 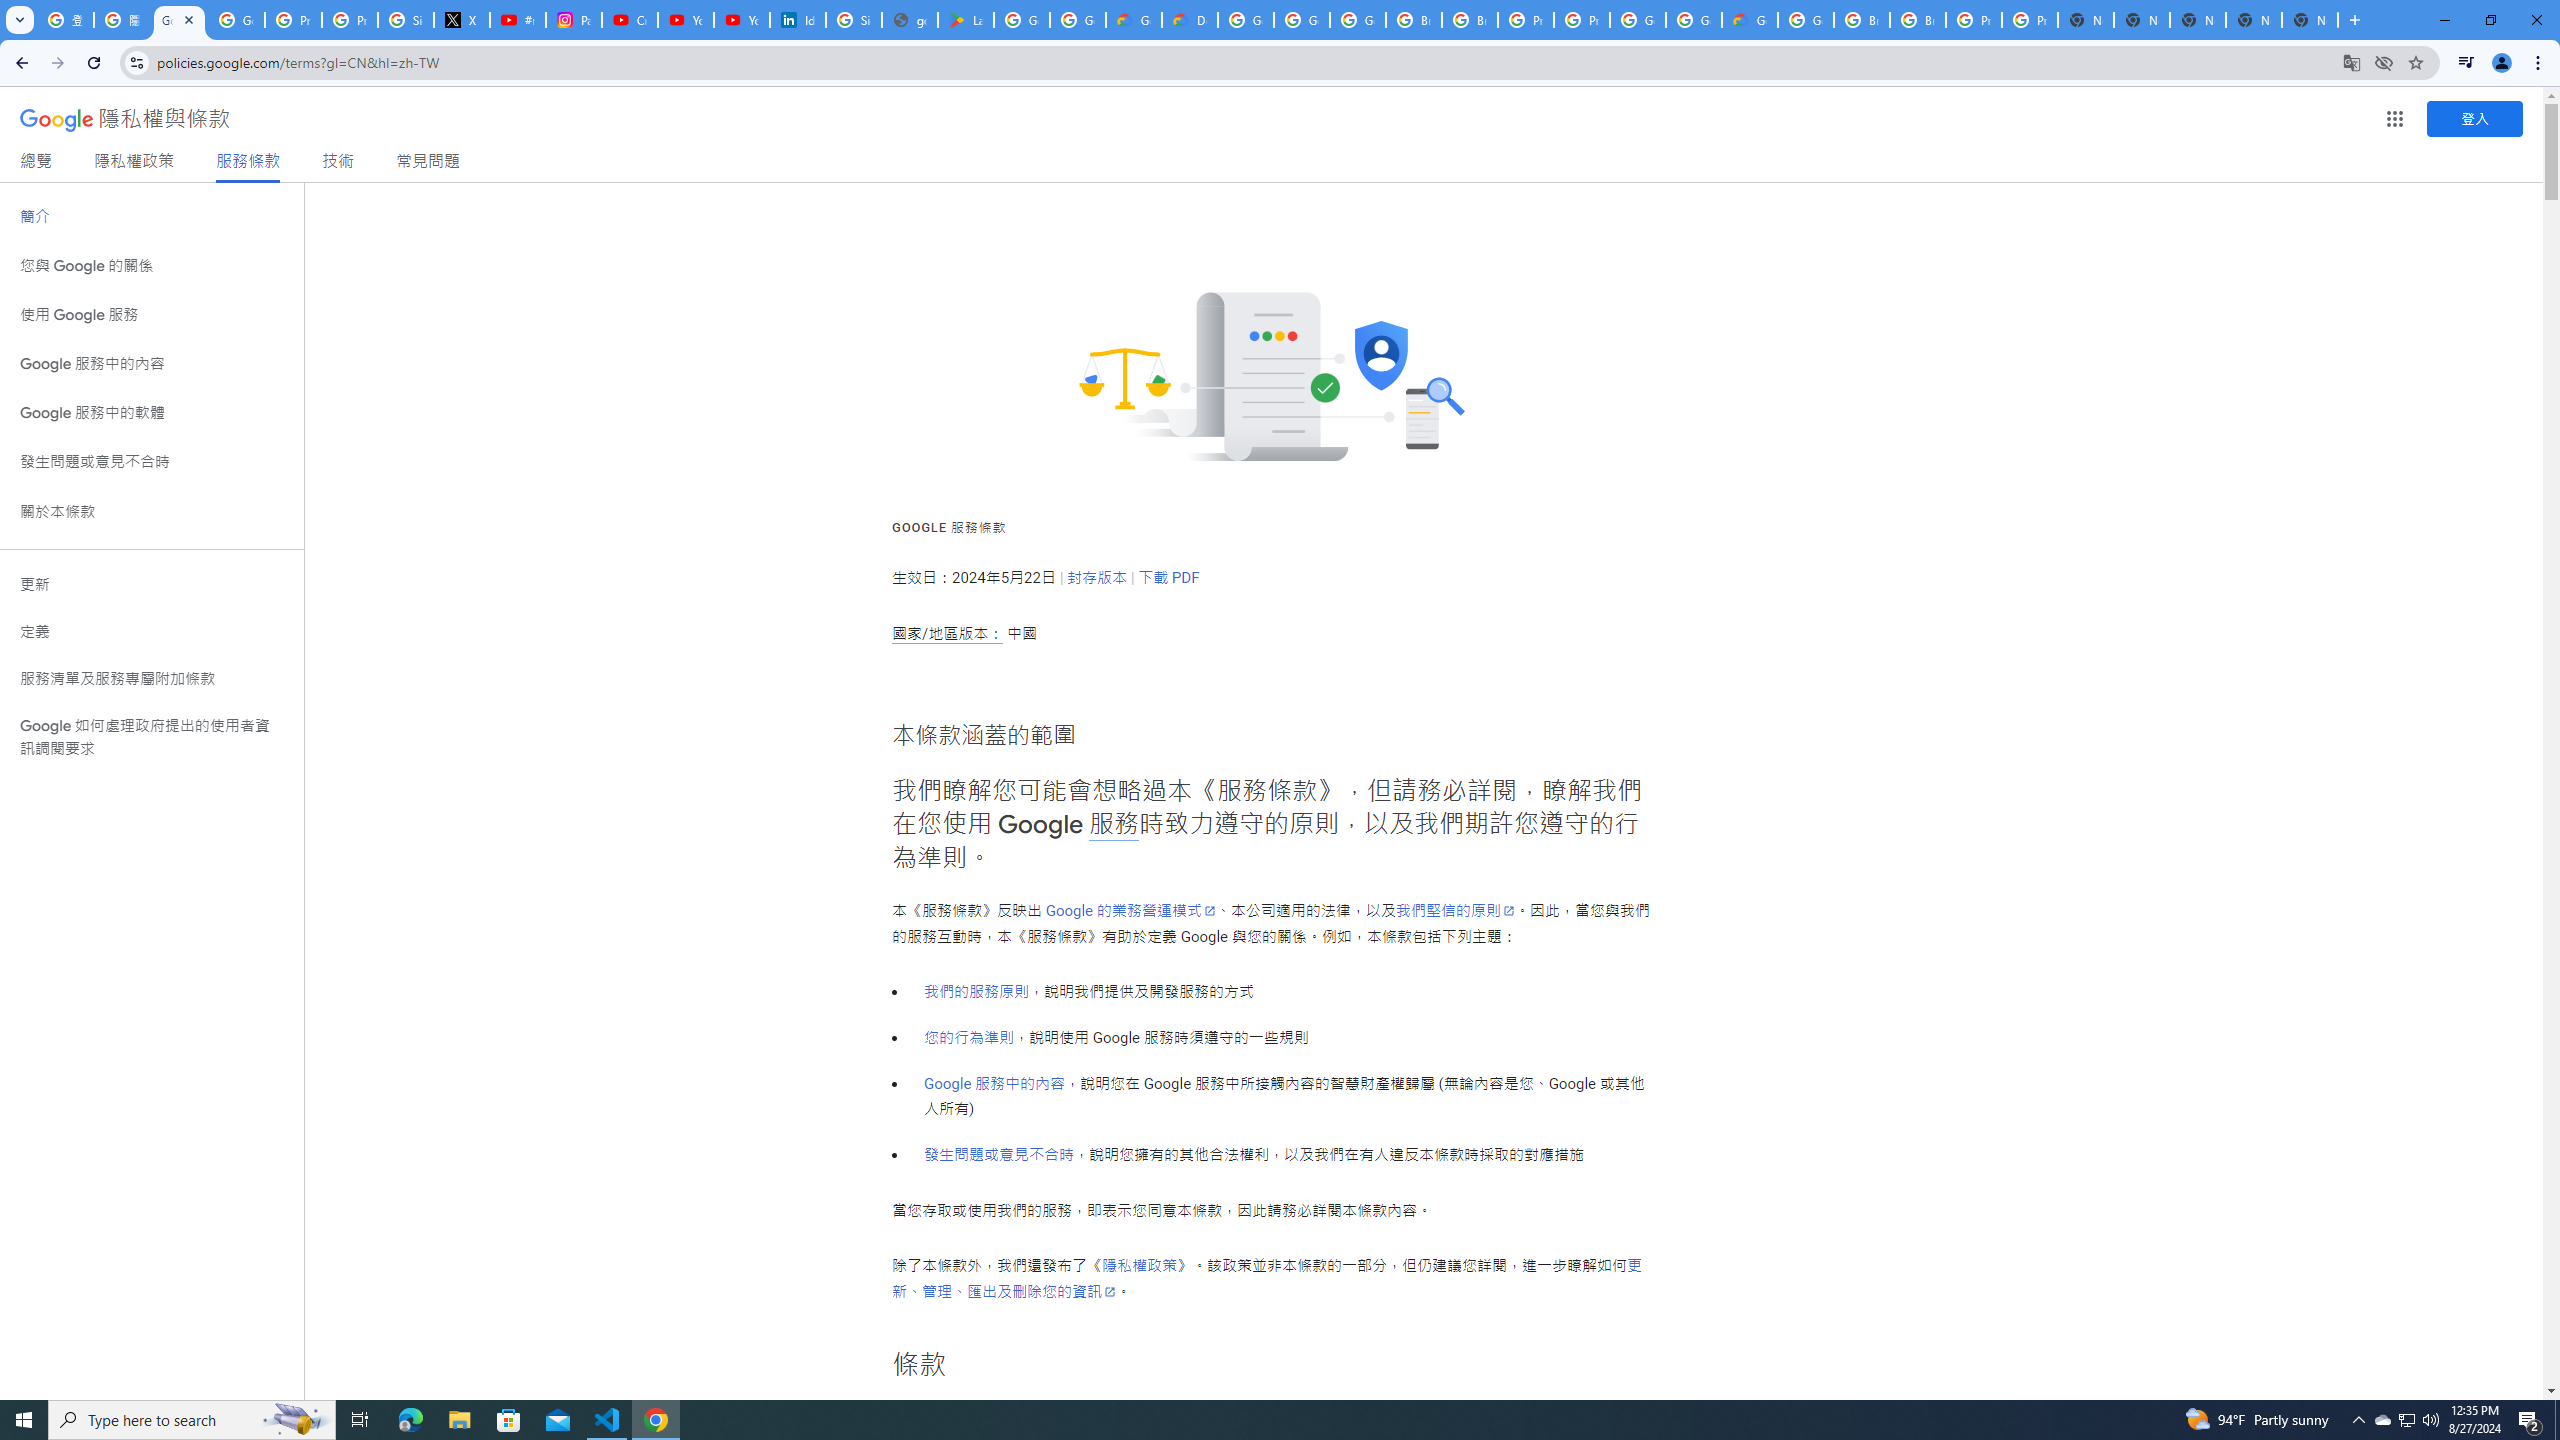 I want to click on 'New Tab', so click(x=2310, y=19).